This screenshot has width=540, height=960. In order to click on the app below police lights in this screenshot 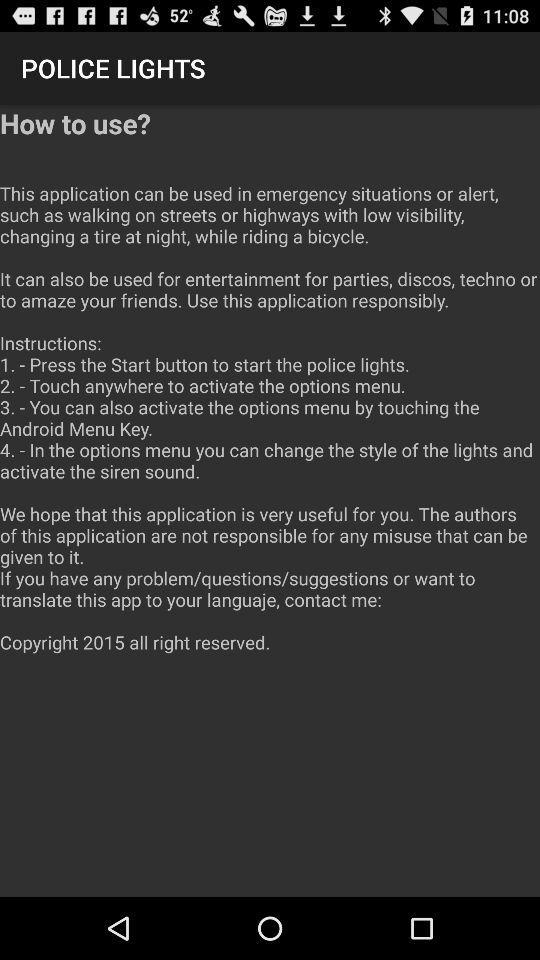, I will do `click(270, 389)`.